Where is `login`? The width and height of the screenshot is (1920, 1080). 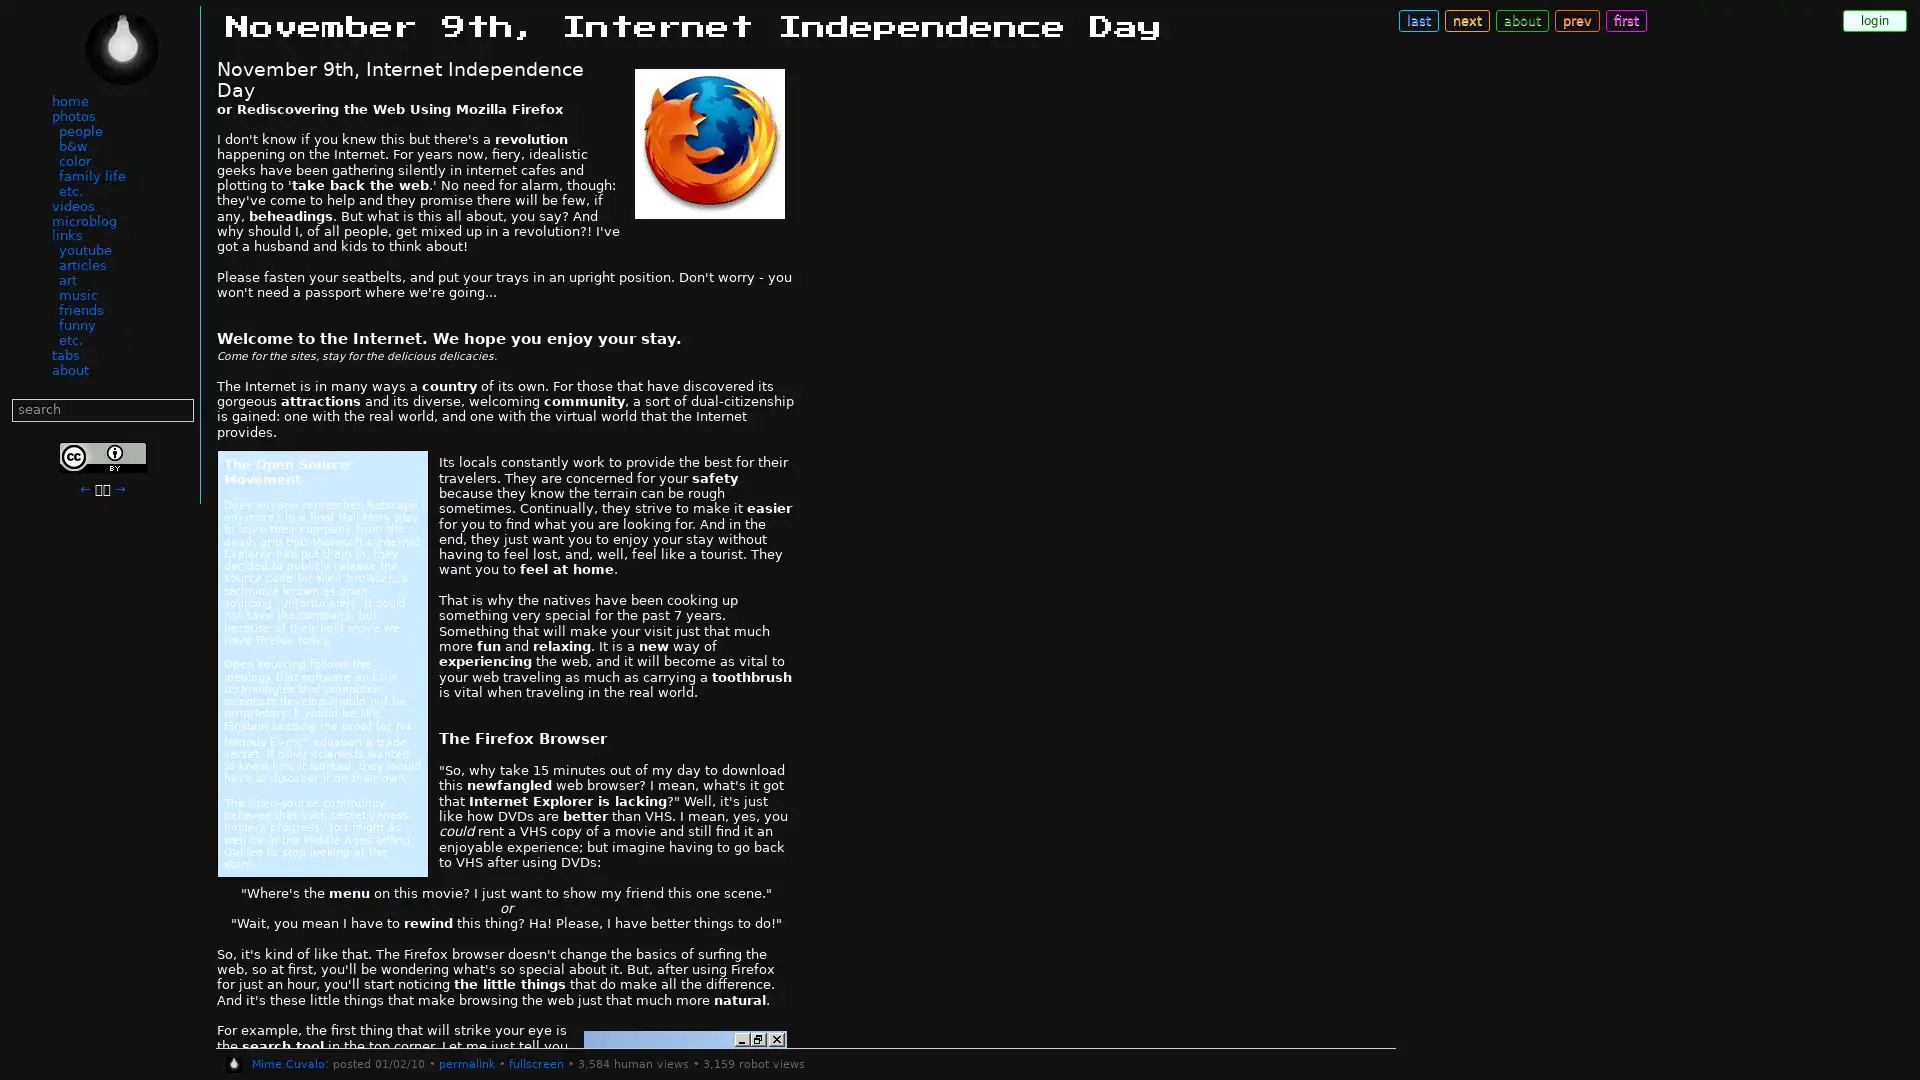 login is located at coordinates (1874, 20).